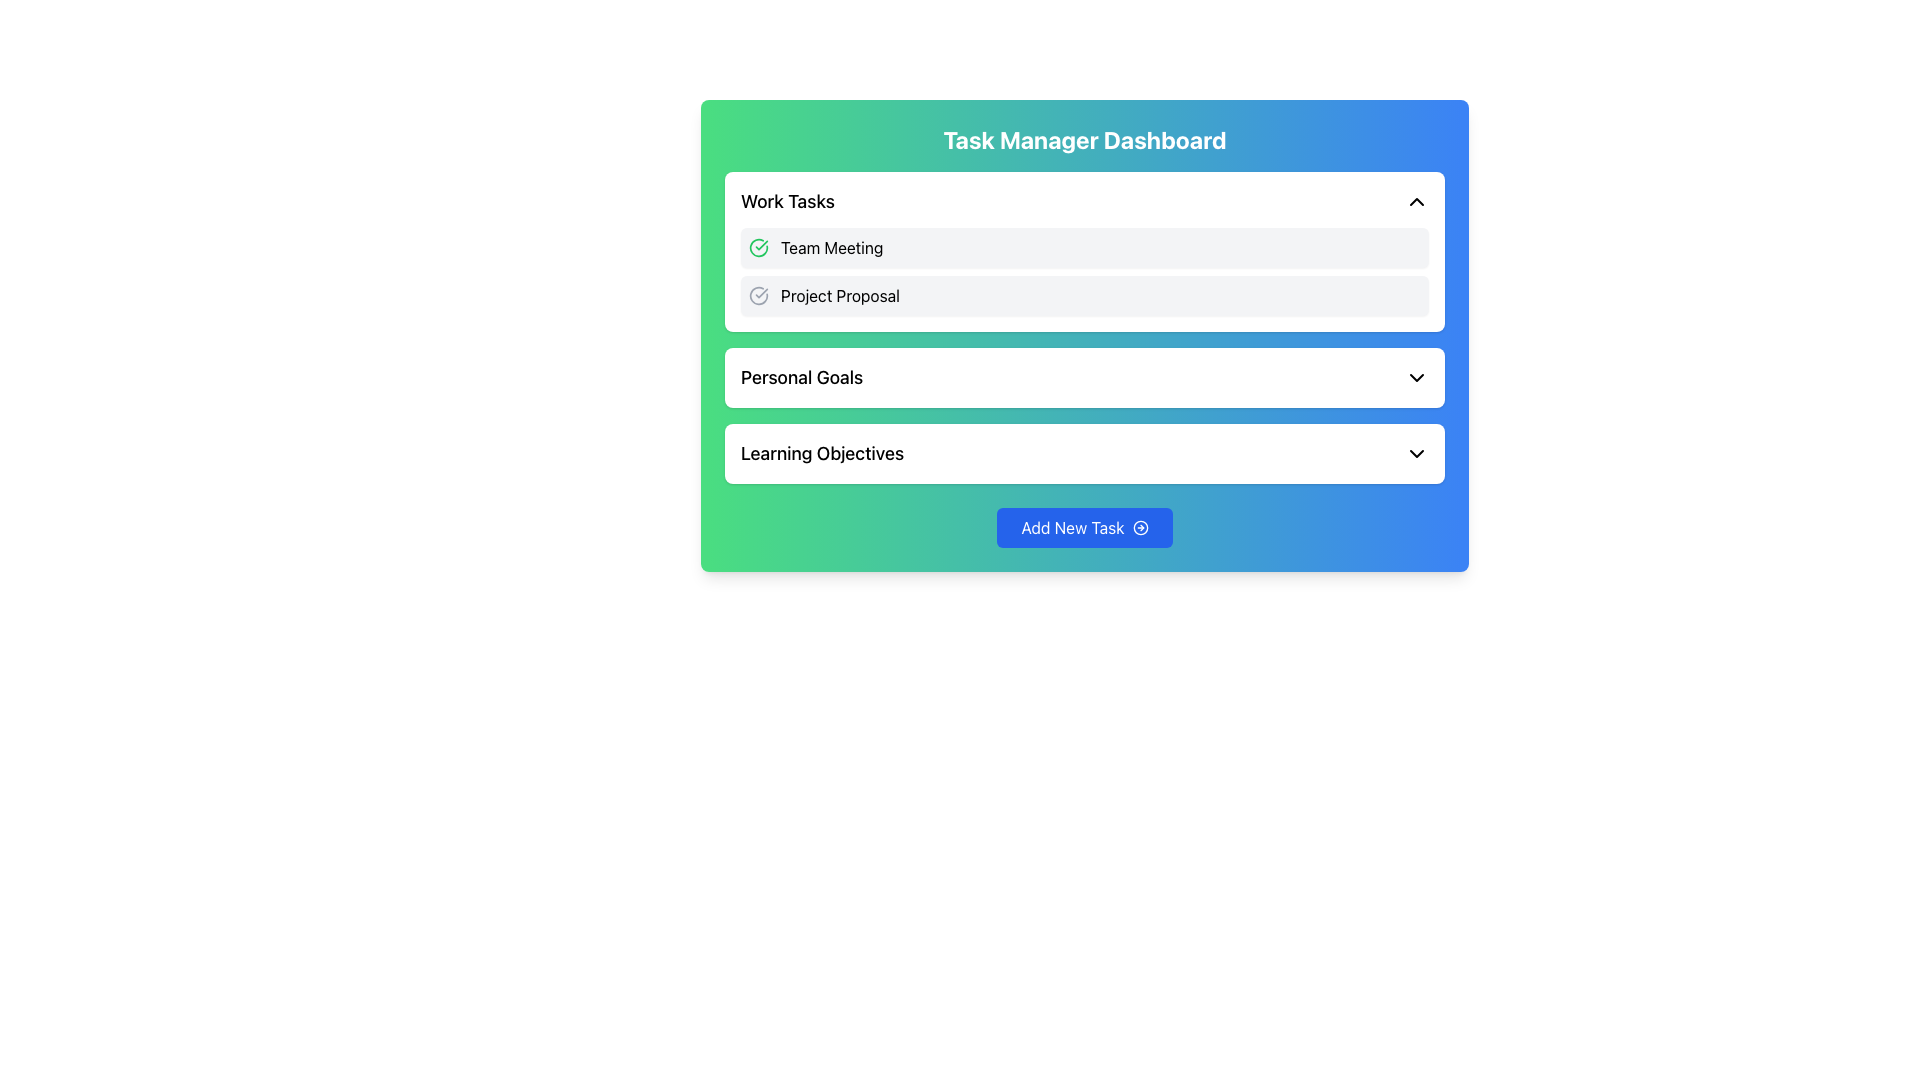 This screenshot has height=1080, width=1920. Describe the element at coordinates (1083, 138) in the screenshot. I see `text 'Task Manager Dashboard' displayed at the top of the application interface, which is a static header in bold white font on a gradient background` at that location.